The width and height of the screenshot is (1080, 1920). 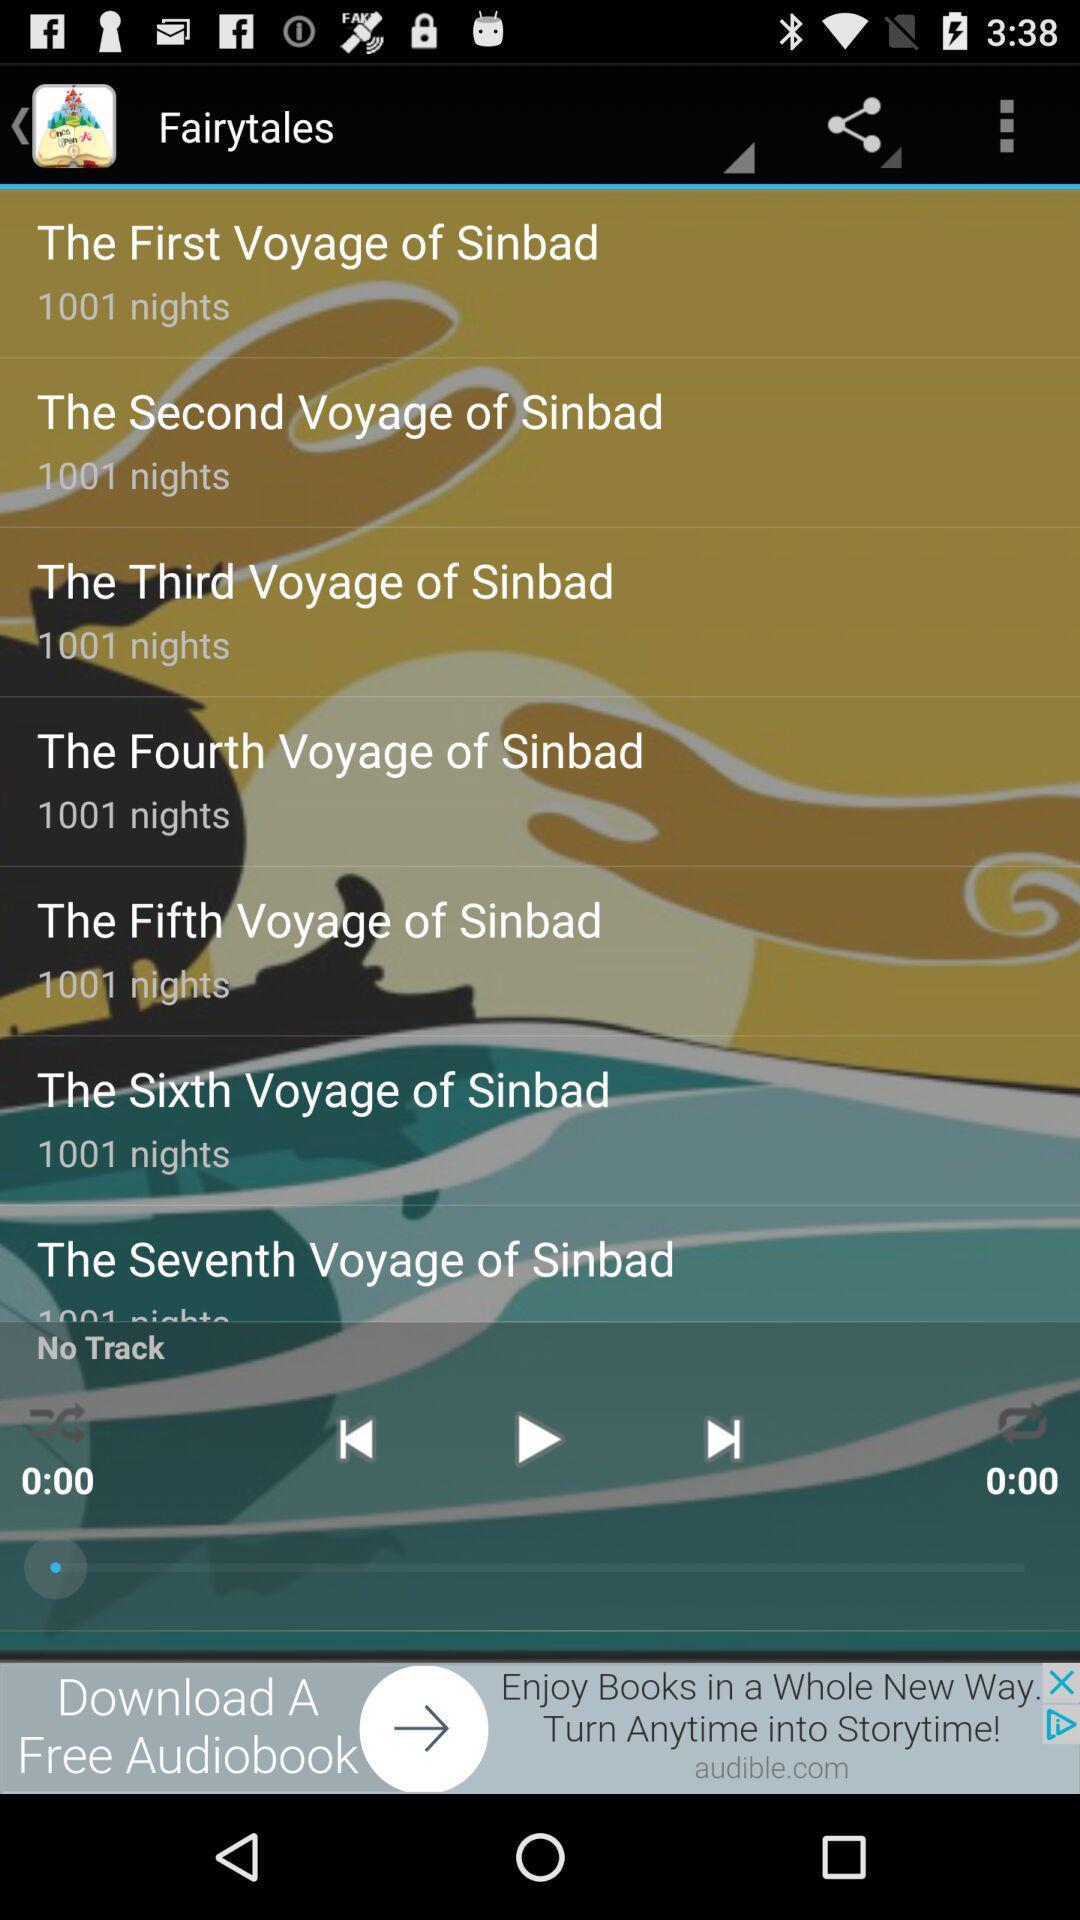 What do you see at coordinates (540, 1727) in the screenshot?
I see `open advertisement` at bounding box center [540, 1727].